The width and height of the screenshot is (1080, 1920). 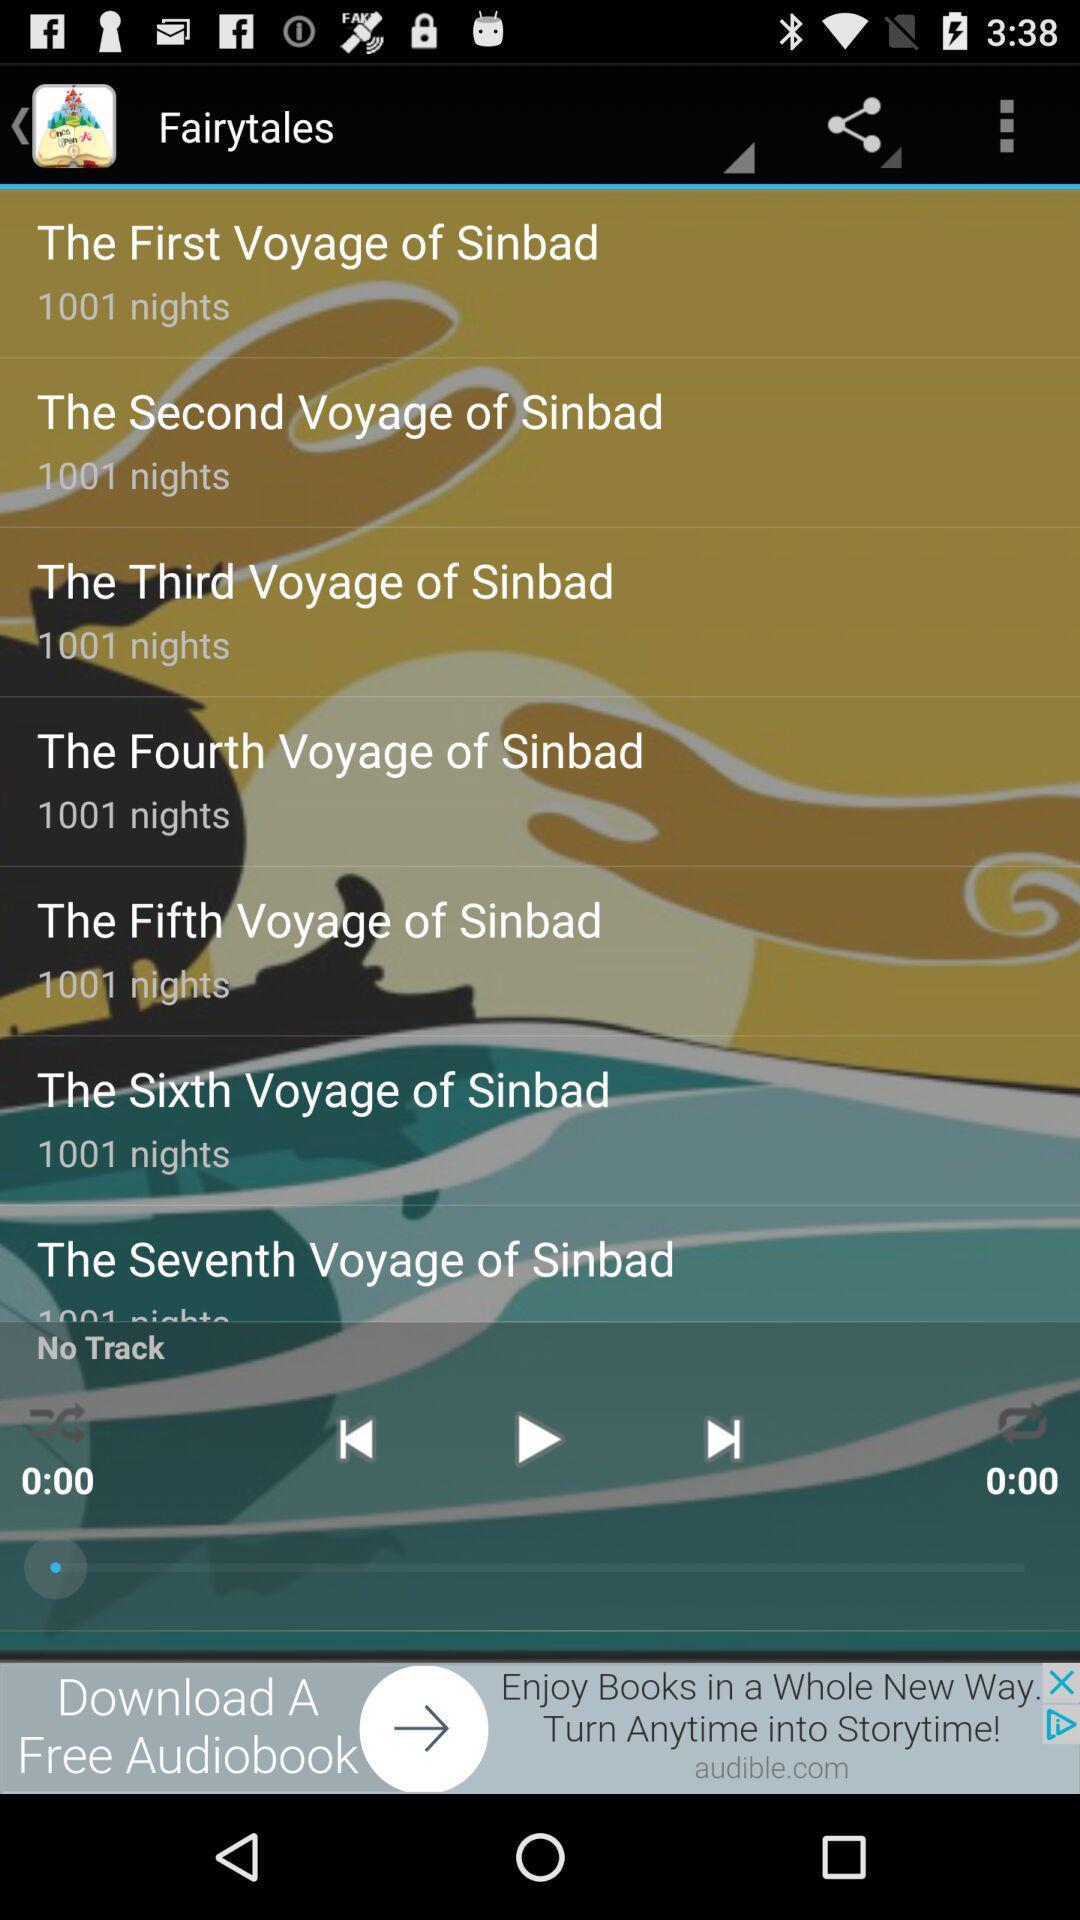 What do you see at coordinates (540, 1727) in the screenshot?
I see `open advertisement` at bounding box center [540, 1727].